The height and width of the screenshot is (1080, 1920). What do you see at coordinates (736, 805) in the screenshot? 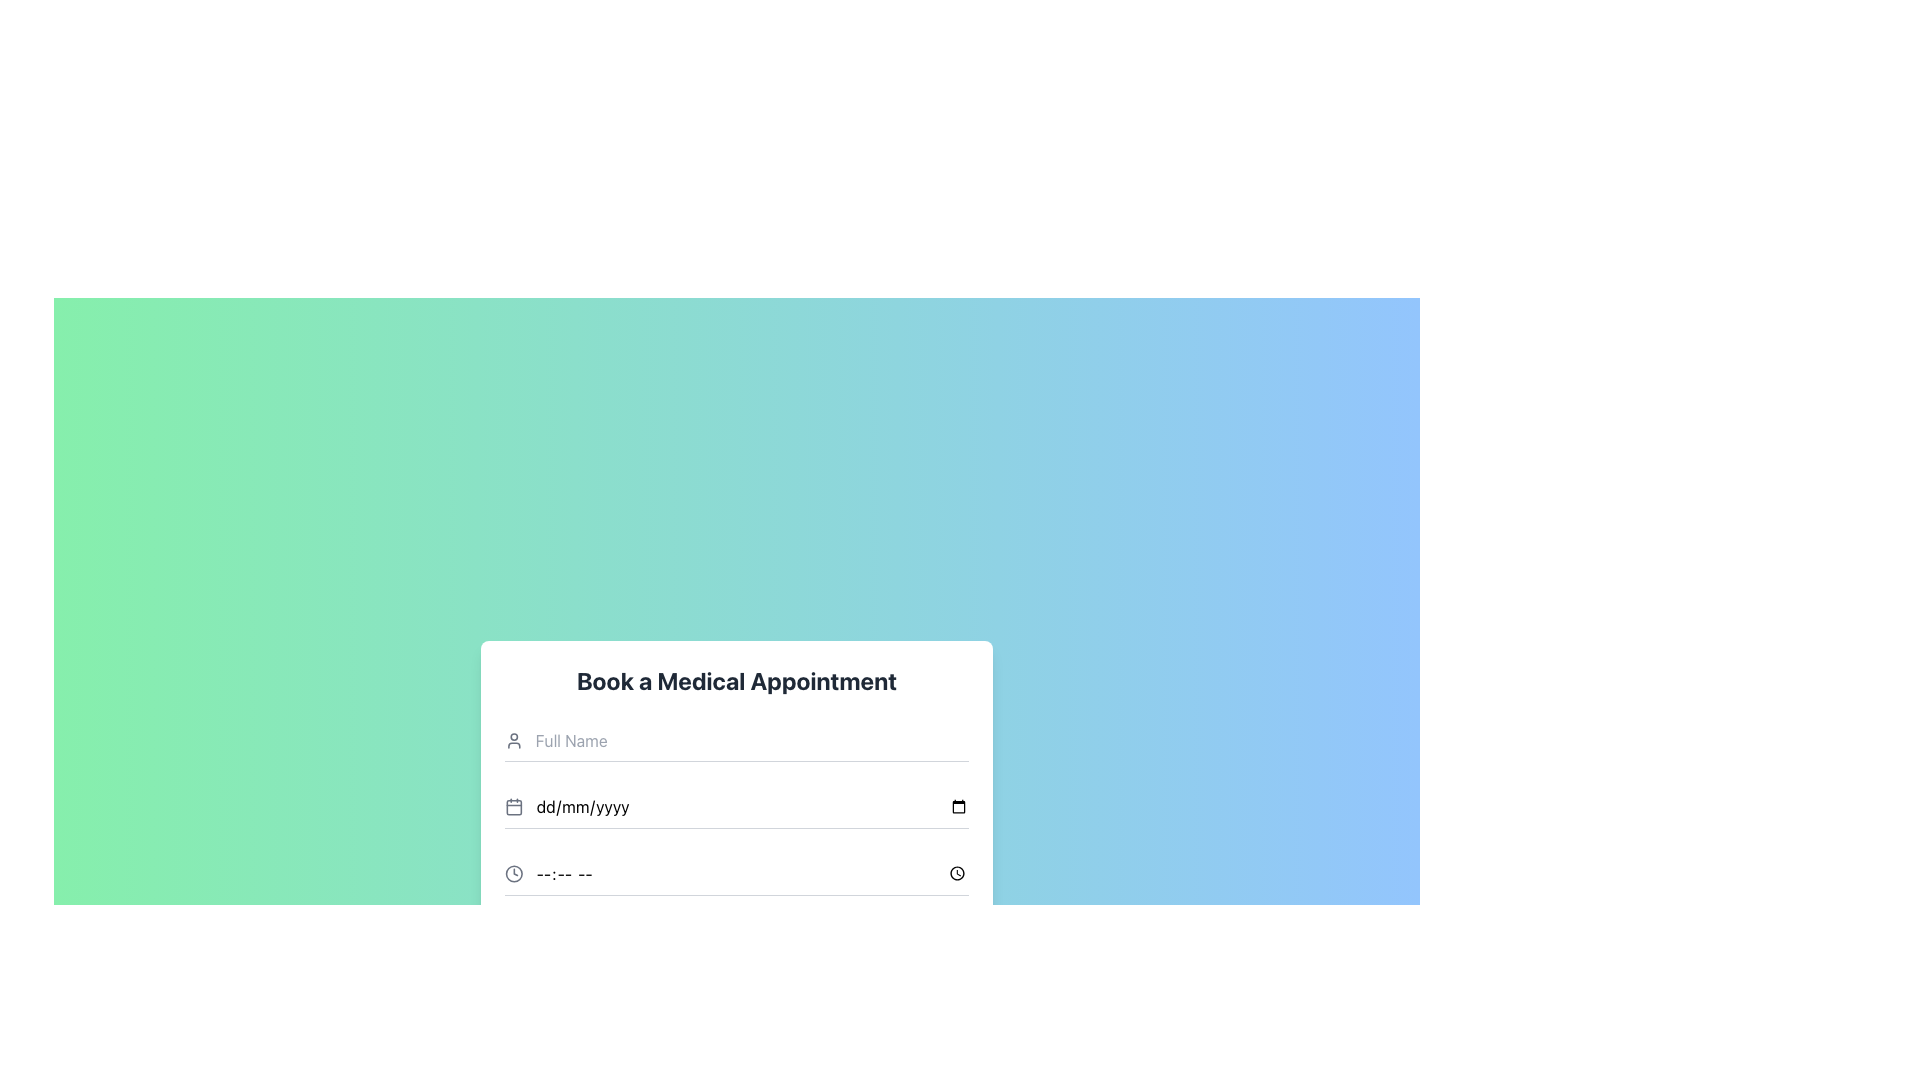
I see `the Date input field` at bounding box center [736, 805].